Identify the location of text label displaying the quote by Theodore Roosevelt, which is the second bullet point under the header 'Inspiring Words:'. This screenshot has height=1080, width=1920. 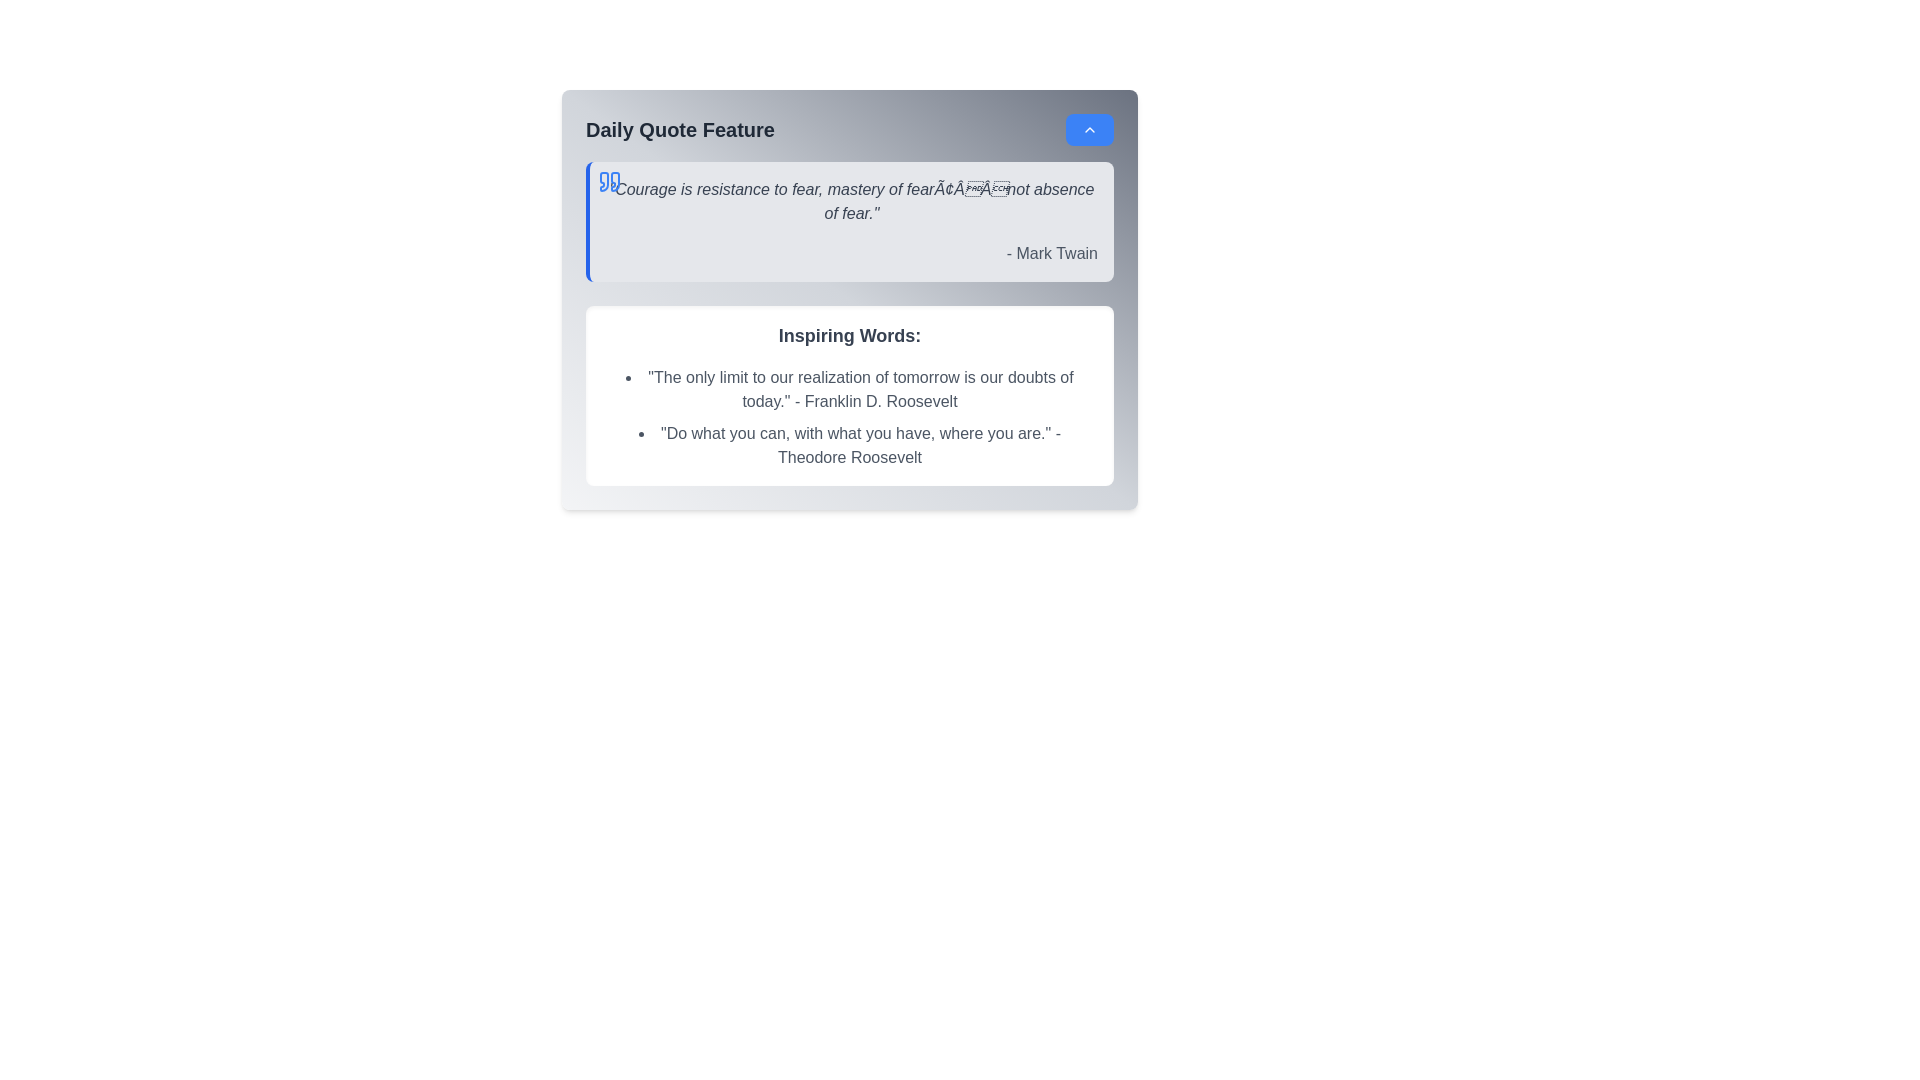
(849, 445).